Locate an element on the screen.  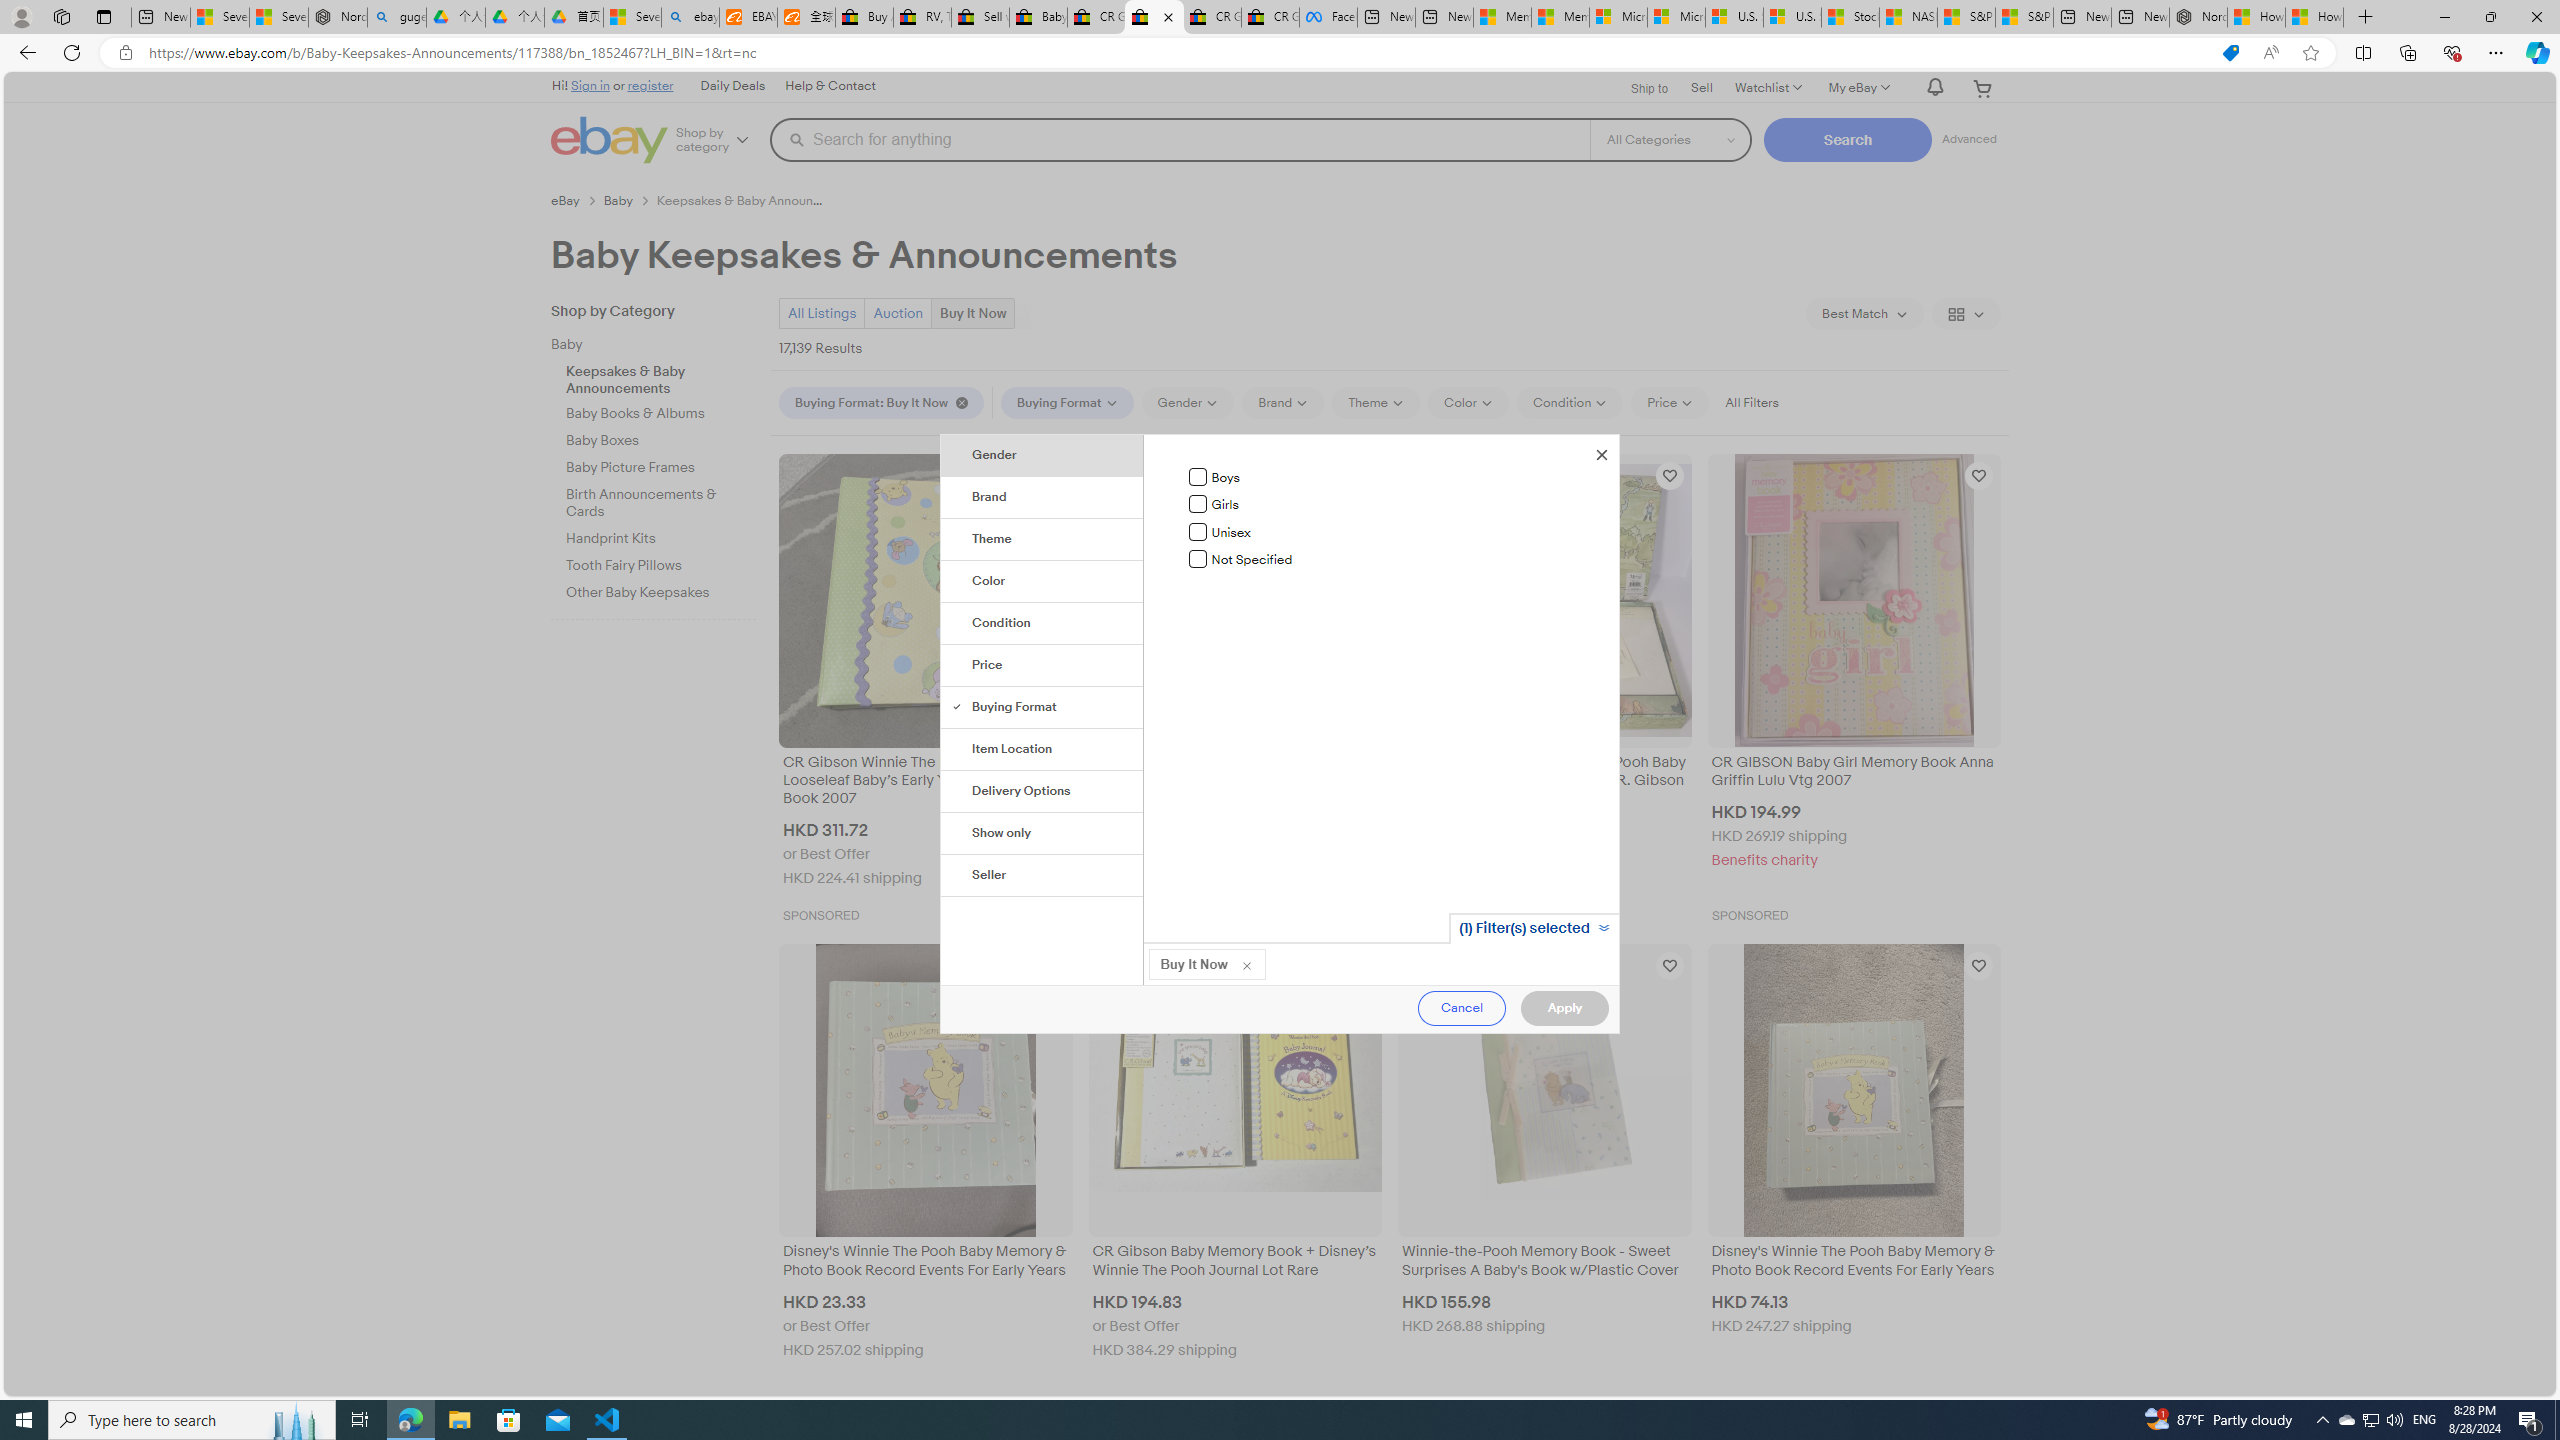
'Condition' is located at coordinates (1043, 624).